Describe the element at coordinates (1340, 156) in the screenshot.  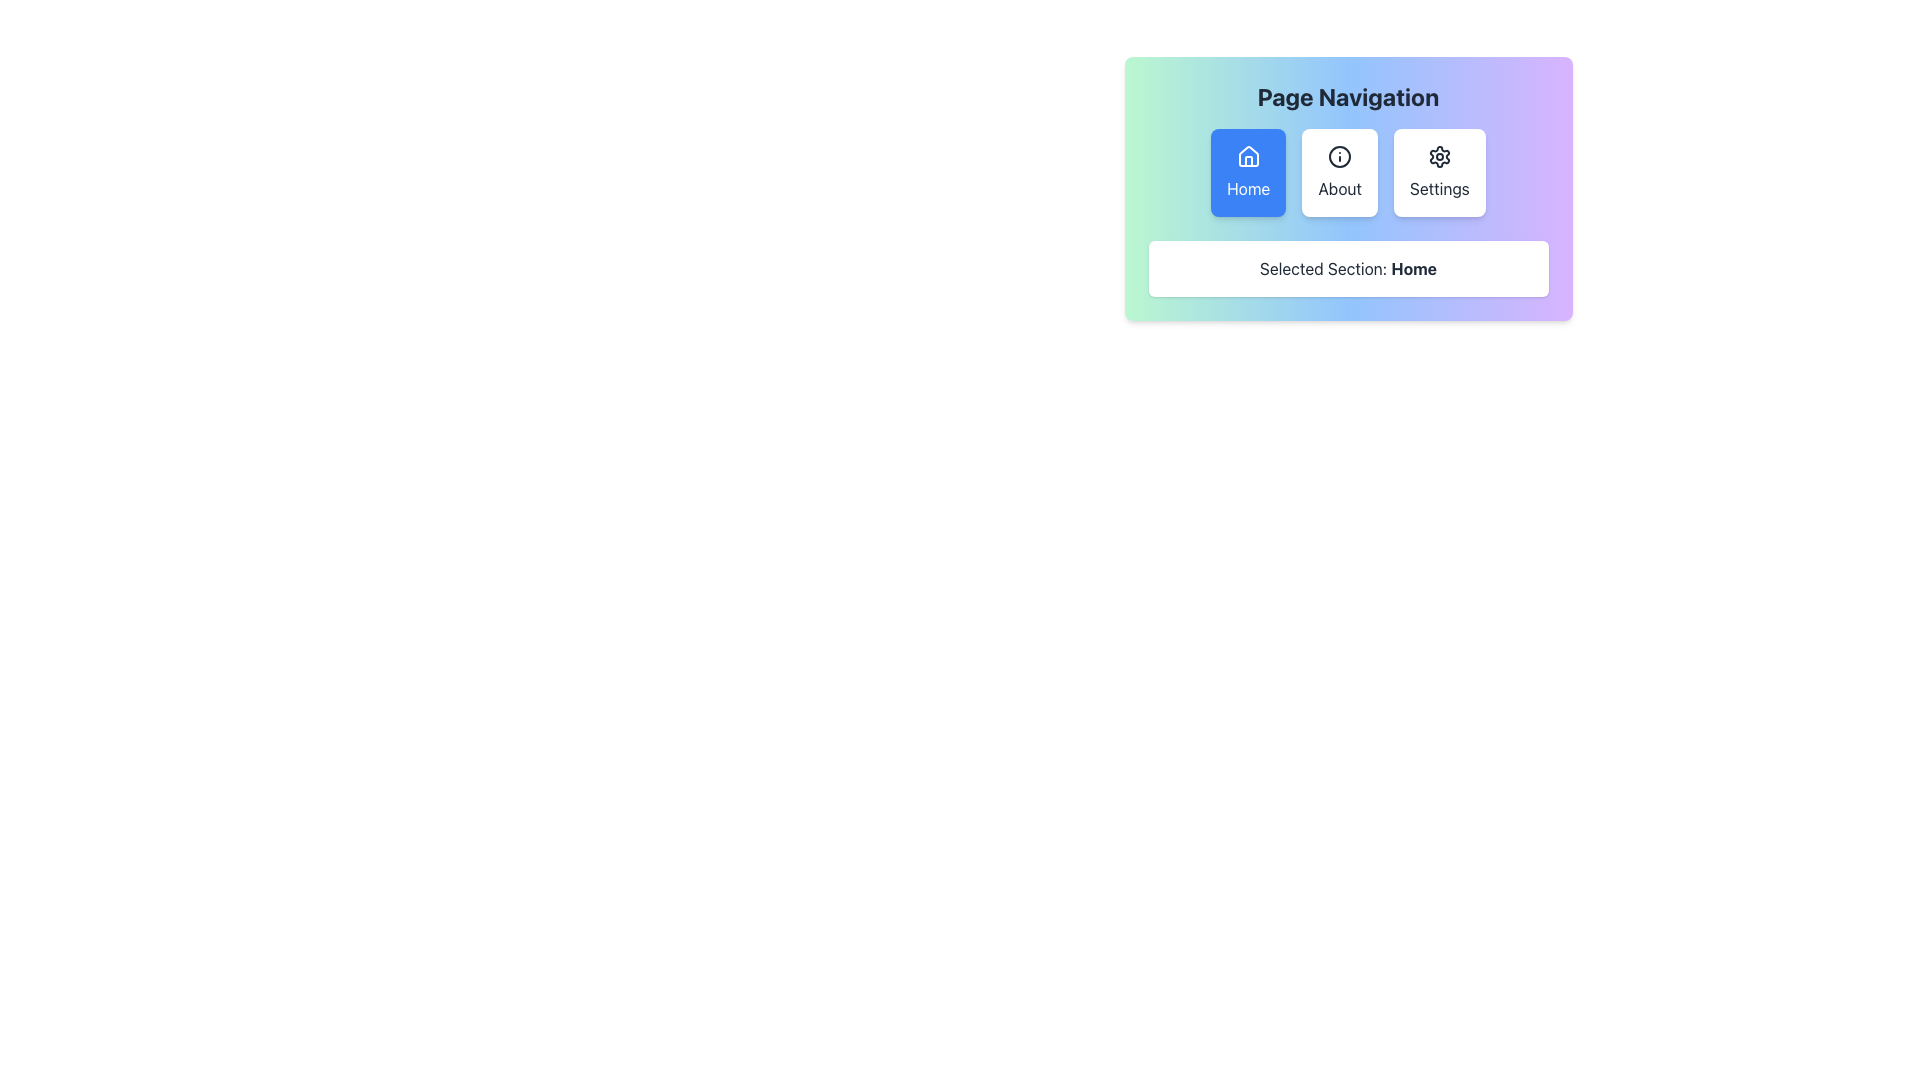
I see `the circular information icon located centrally in the 'About' section of the navigation card` at that location.